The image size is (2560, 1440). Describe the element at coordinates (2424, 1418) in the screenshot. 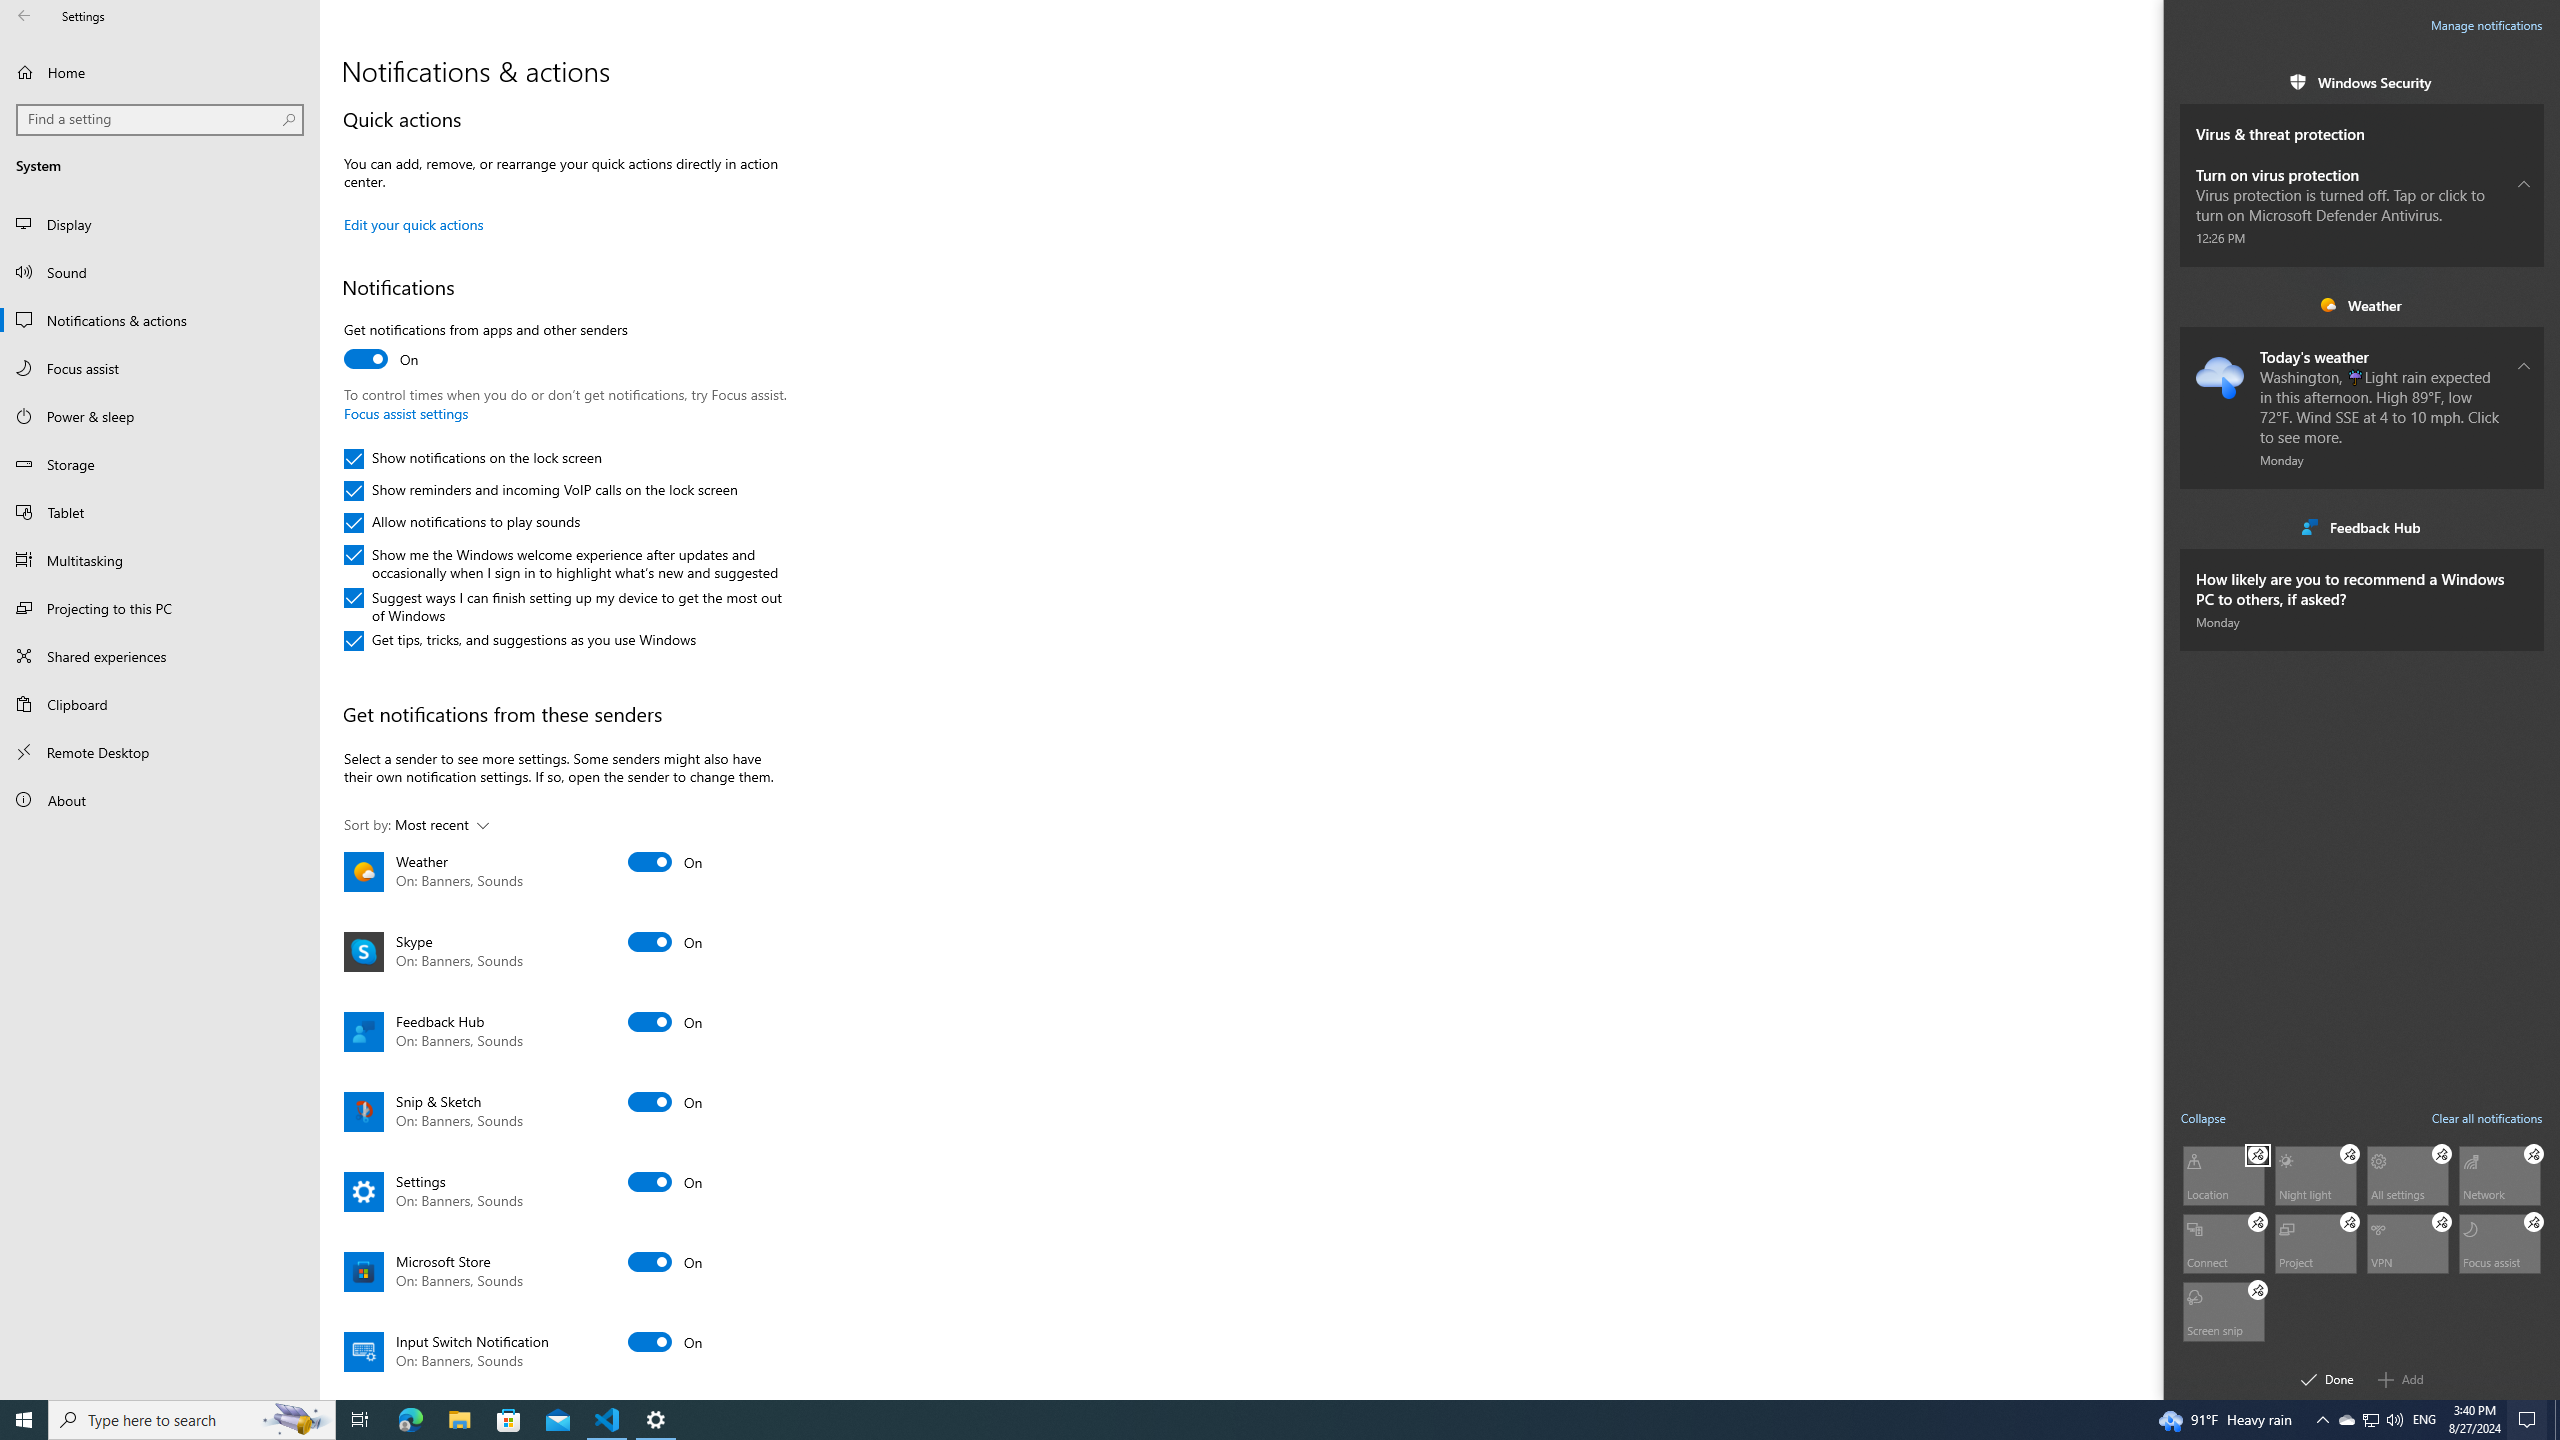

I see `'Tray Input Indicator - English (United States)'` at that location.